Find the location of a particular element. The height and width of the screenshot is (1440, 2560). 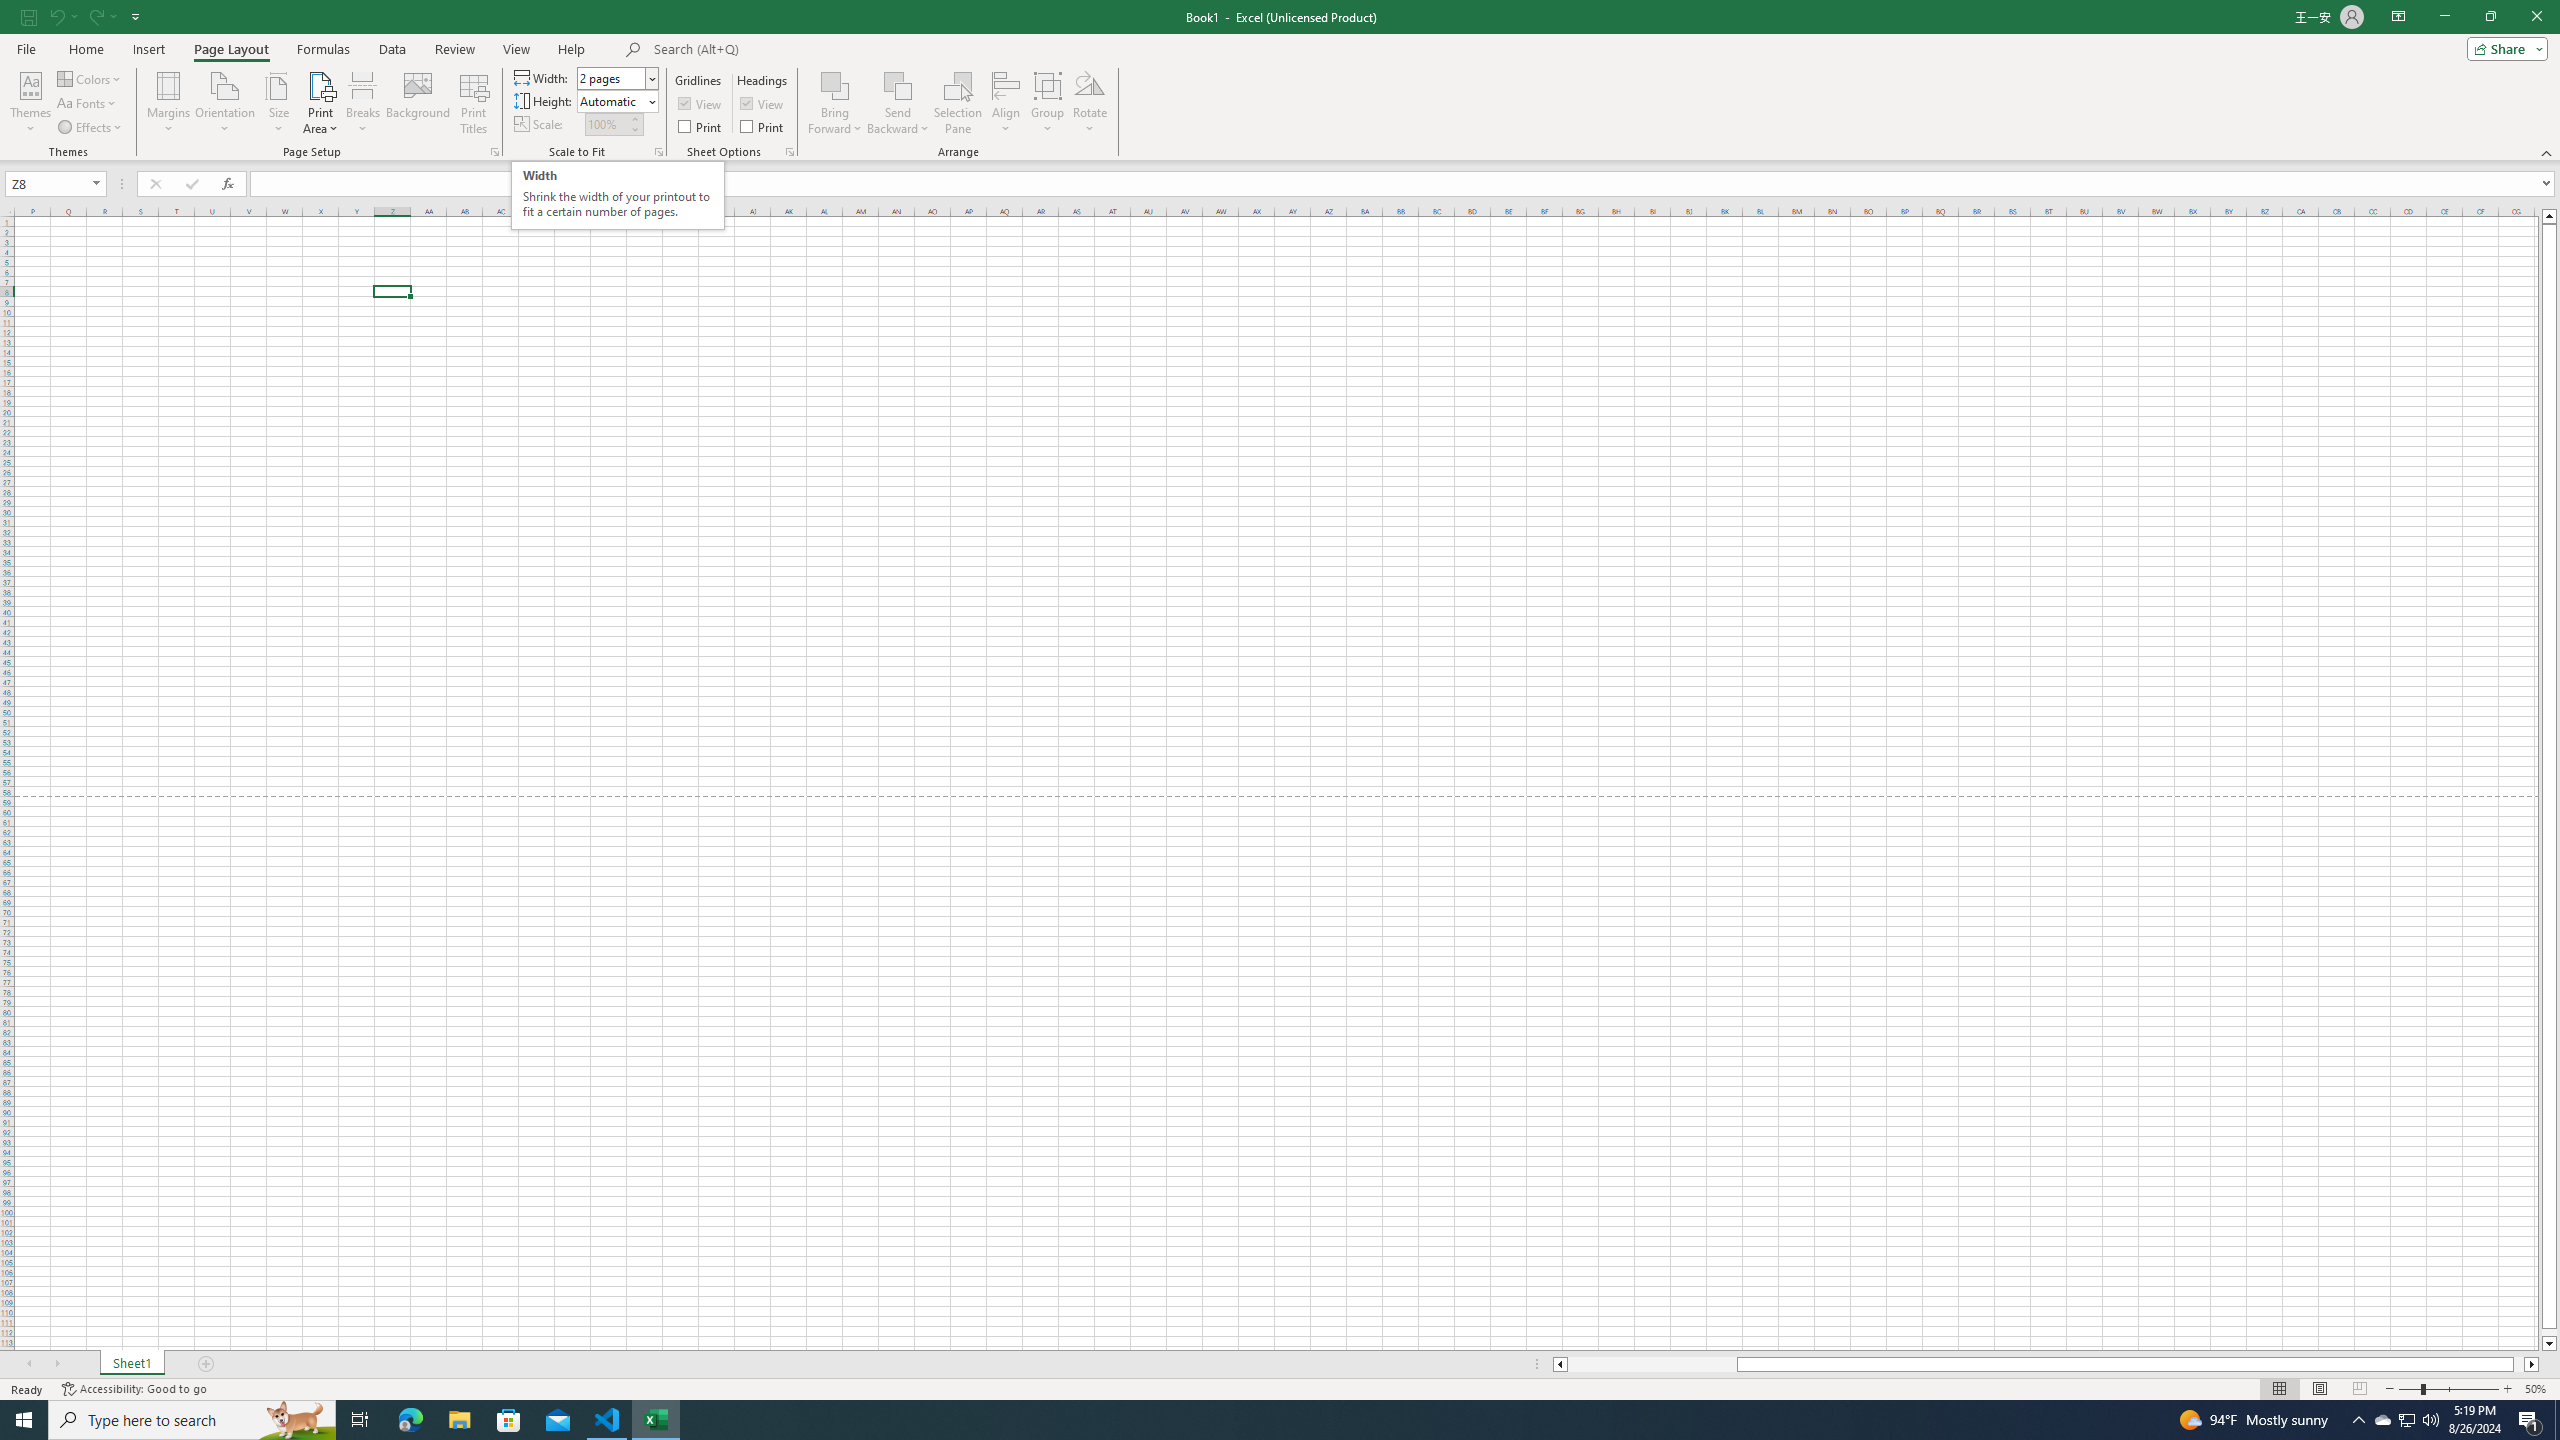

'Page left' is located at coordinates (1651, 1363).